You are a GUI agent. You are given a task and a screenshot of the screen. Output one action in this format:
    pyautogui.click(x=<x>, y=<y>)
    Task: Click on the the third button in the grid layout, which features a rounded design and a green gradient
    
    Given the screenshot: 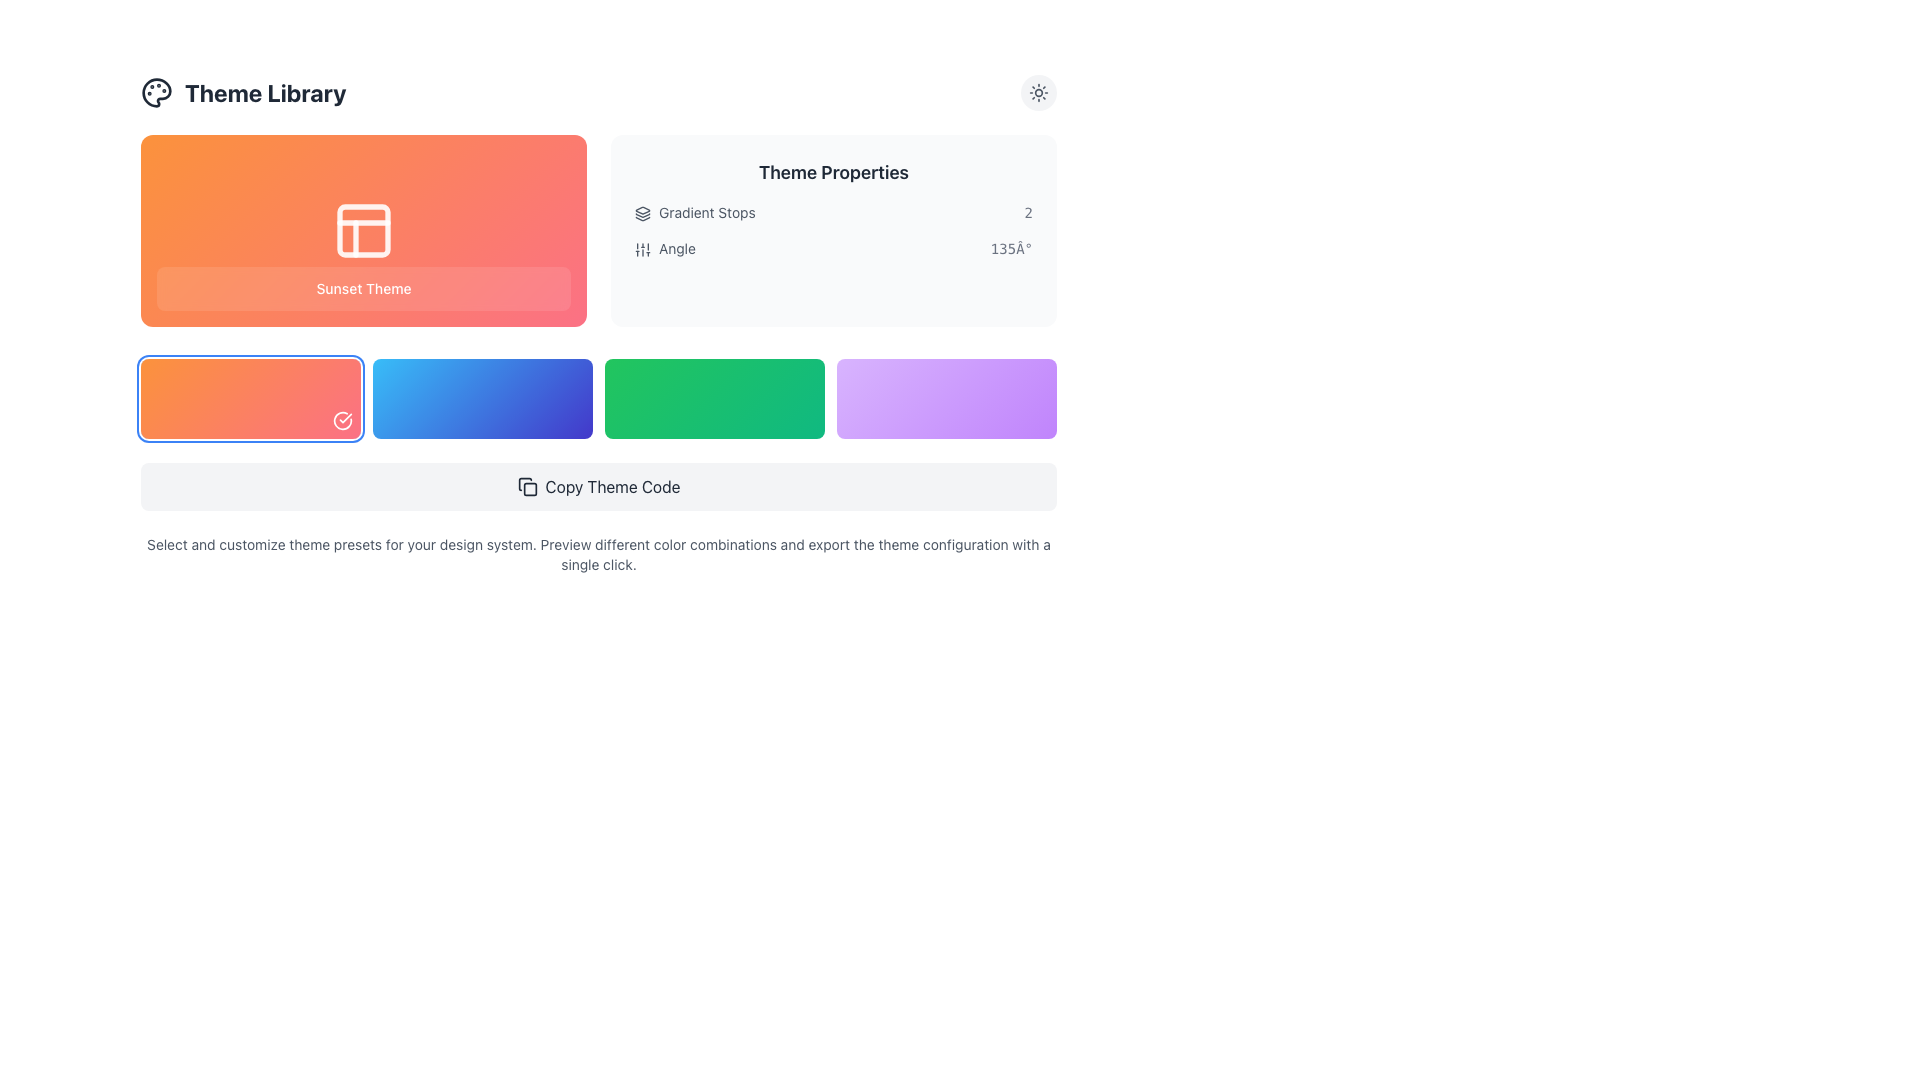 What is the action you would take?
    pyautogui.click(x=598, y=398)
    